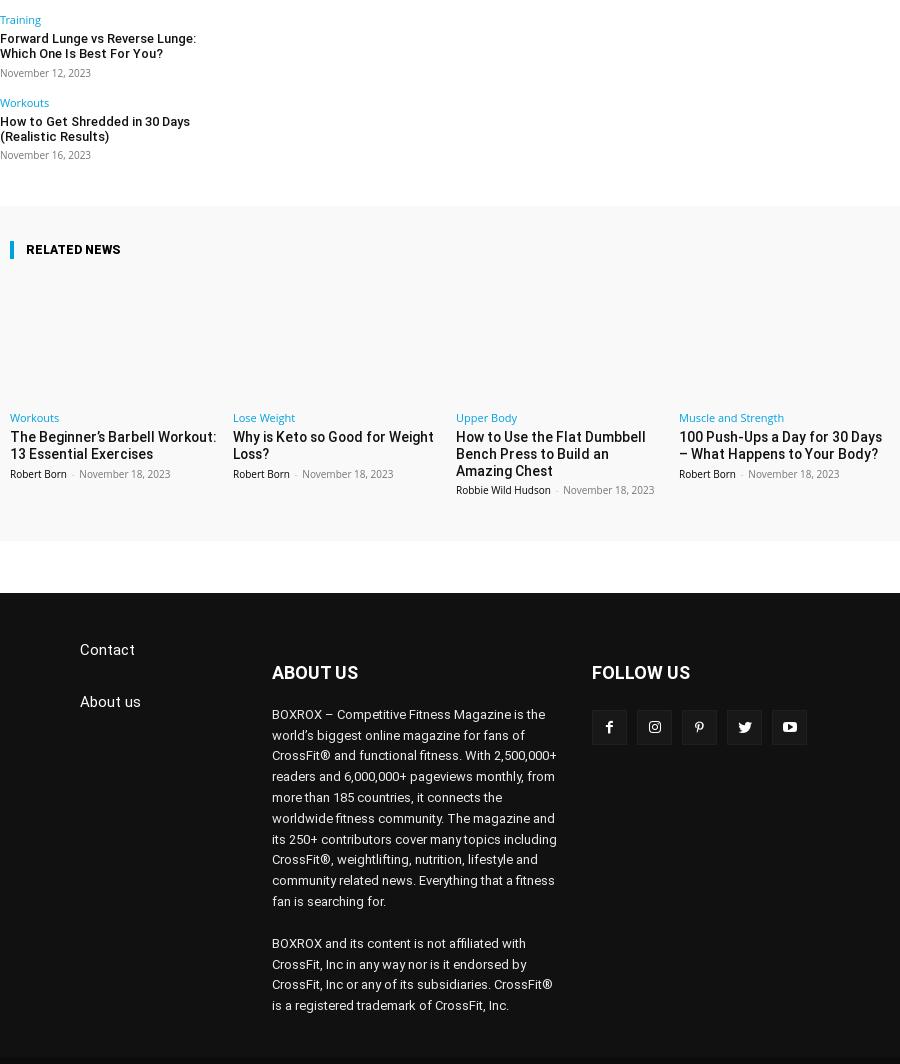 The width and height of the screenshot is (900, 1064). Describe the element at coordinates (502, 459) in the screenshot. I see `'Robbie Wild Hudson'` at that location.